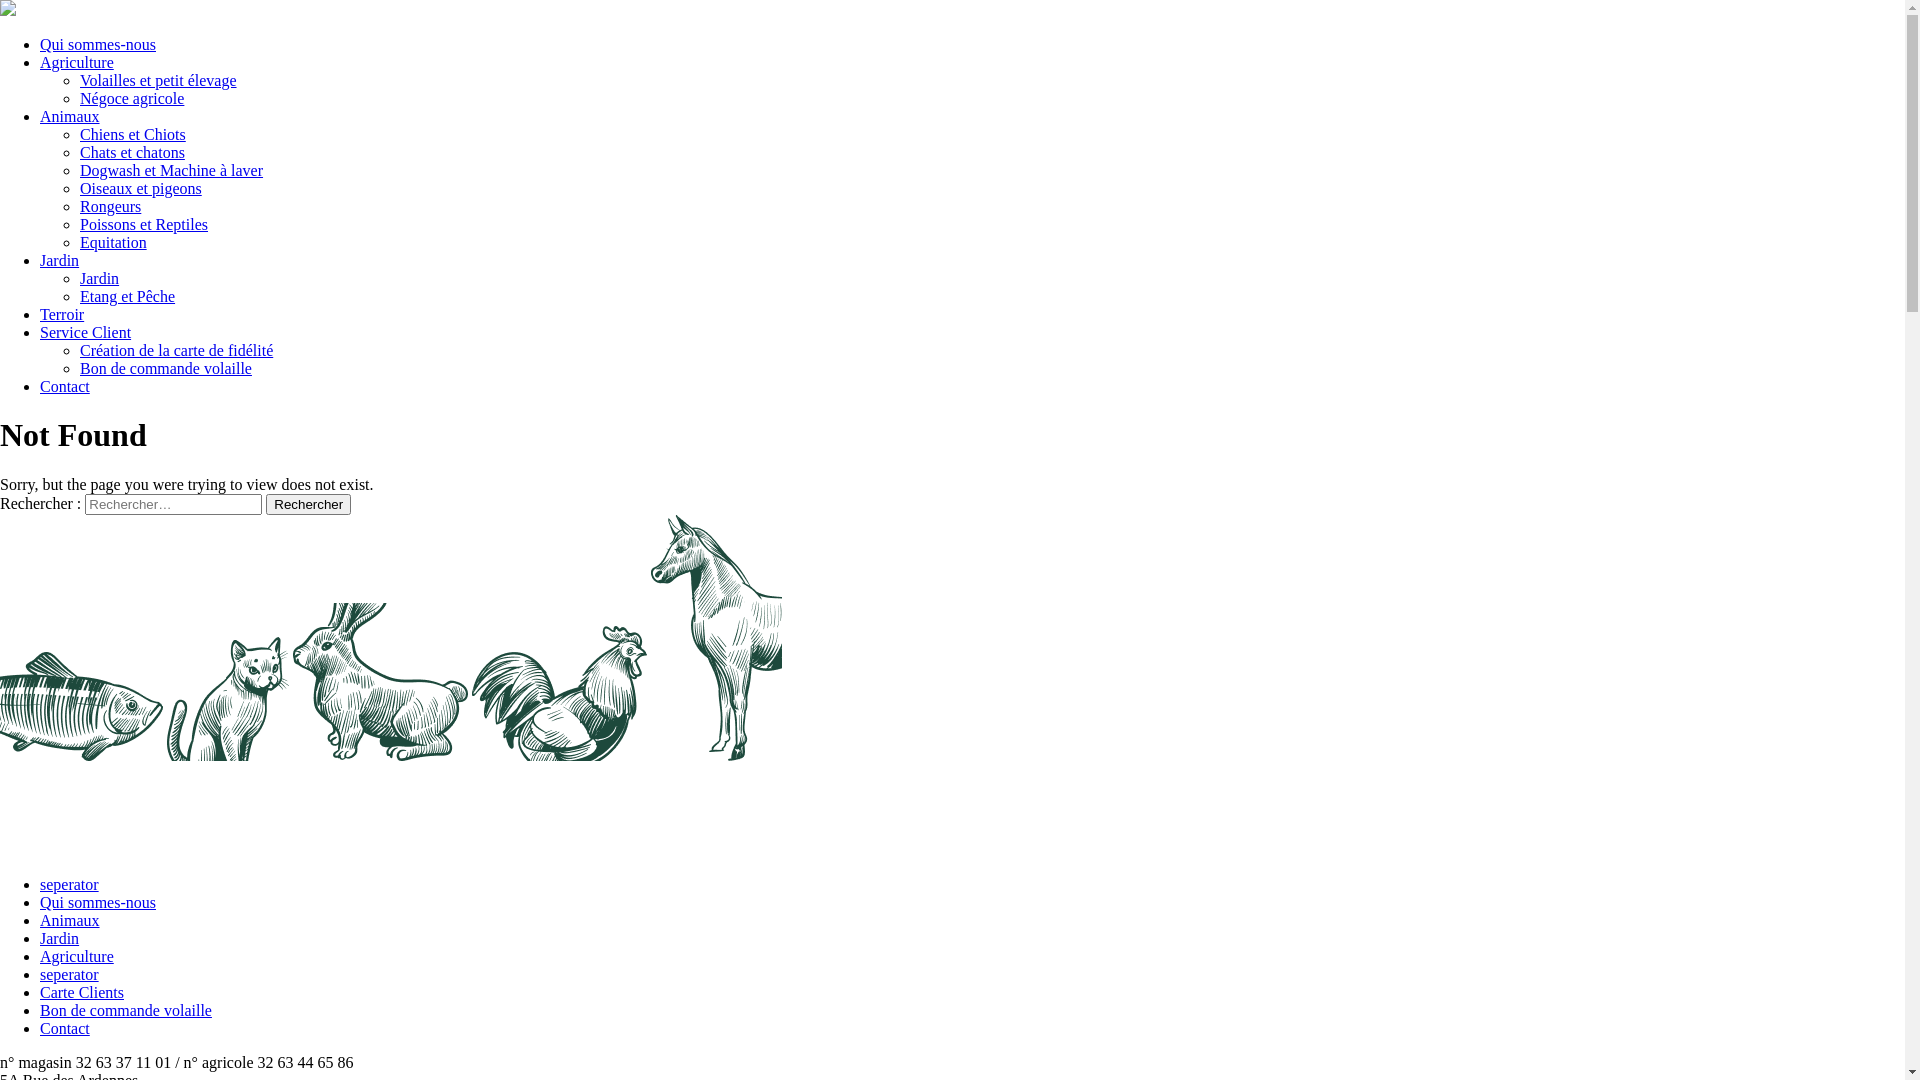 The height and width of the screenshot is (1080, 1920). Describe the element at coordinates (124, 1010) in the screenshot. I see `'Bon de commande volaille'` at that location.